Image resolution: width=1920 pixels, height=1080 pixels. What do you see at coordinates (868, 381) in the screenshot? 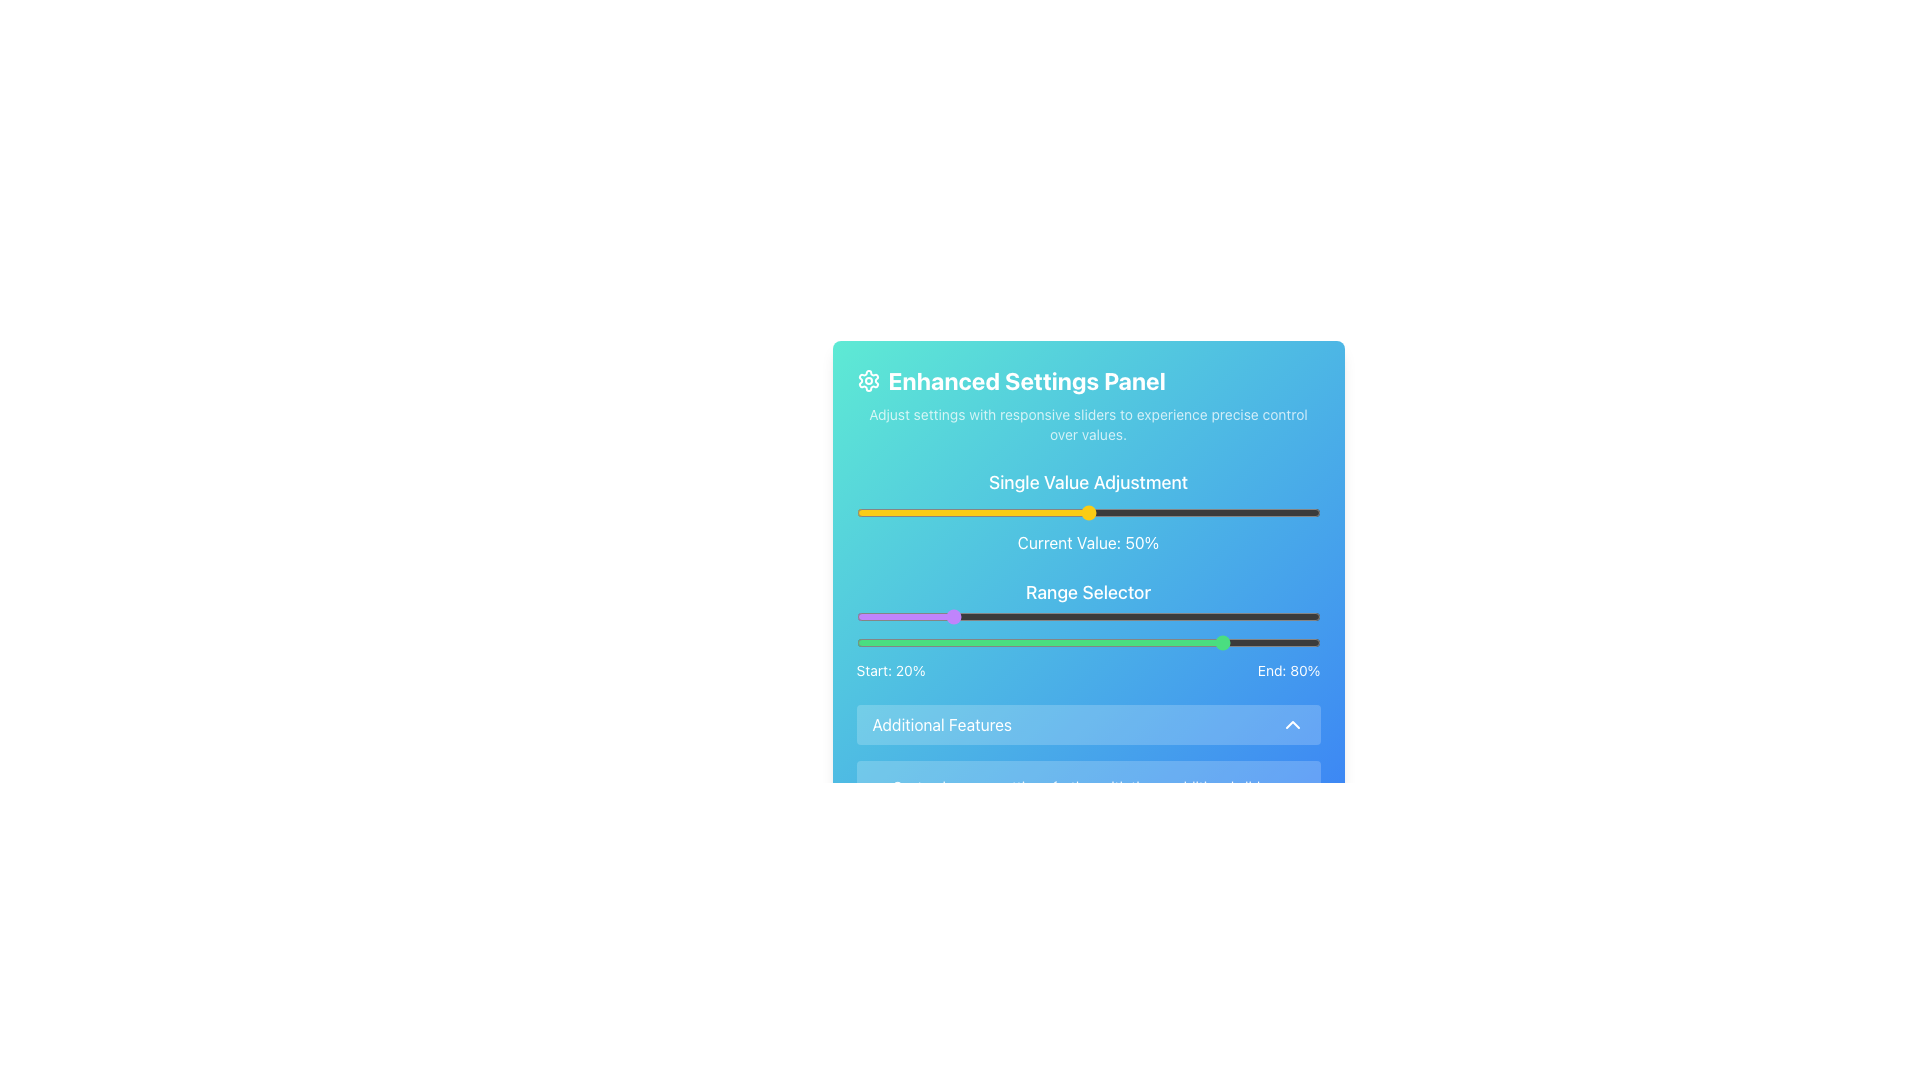
I see `the Settings icon located to the left of the 'Enhanced Settings Panel' title text in the header section` at bounding box center [868, 381].